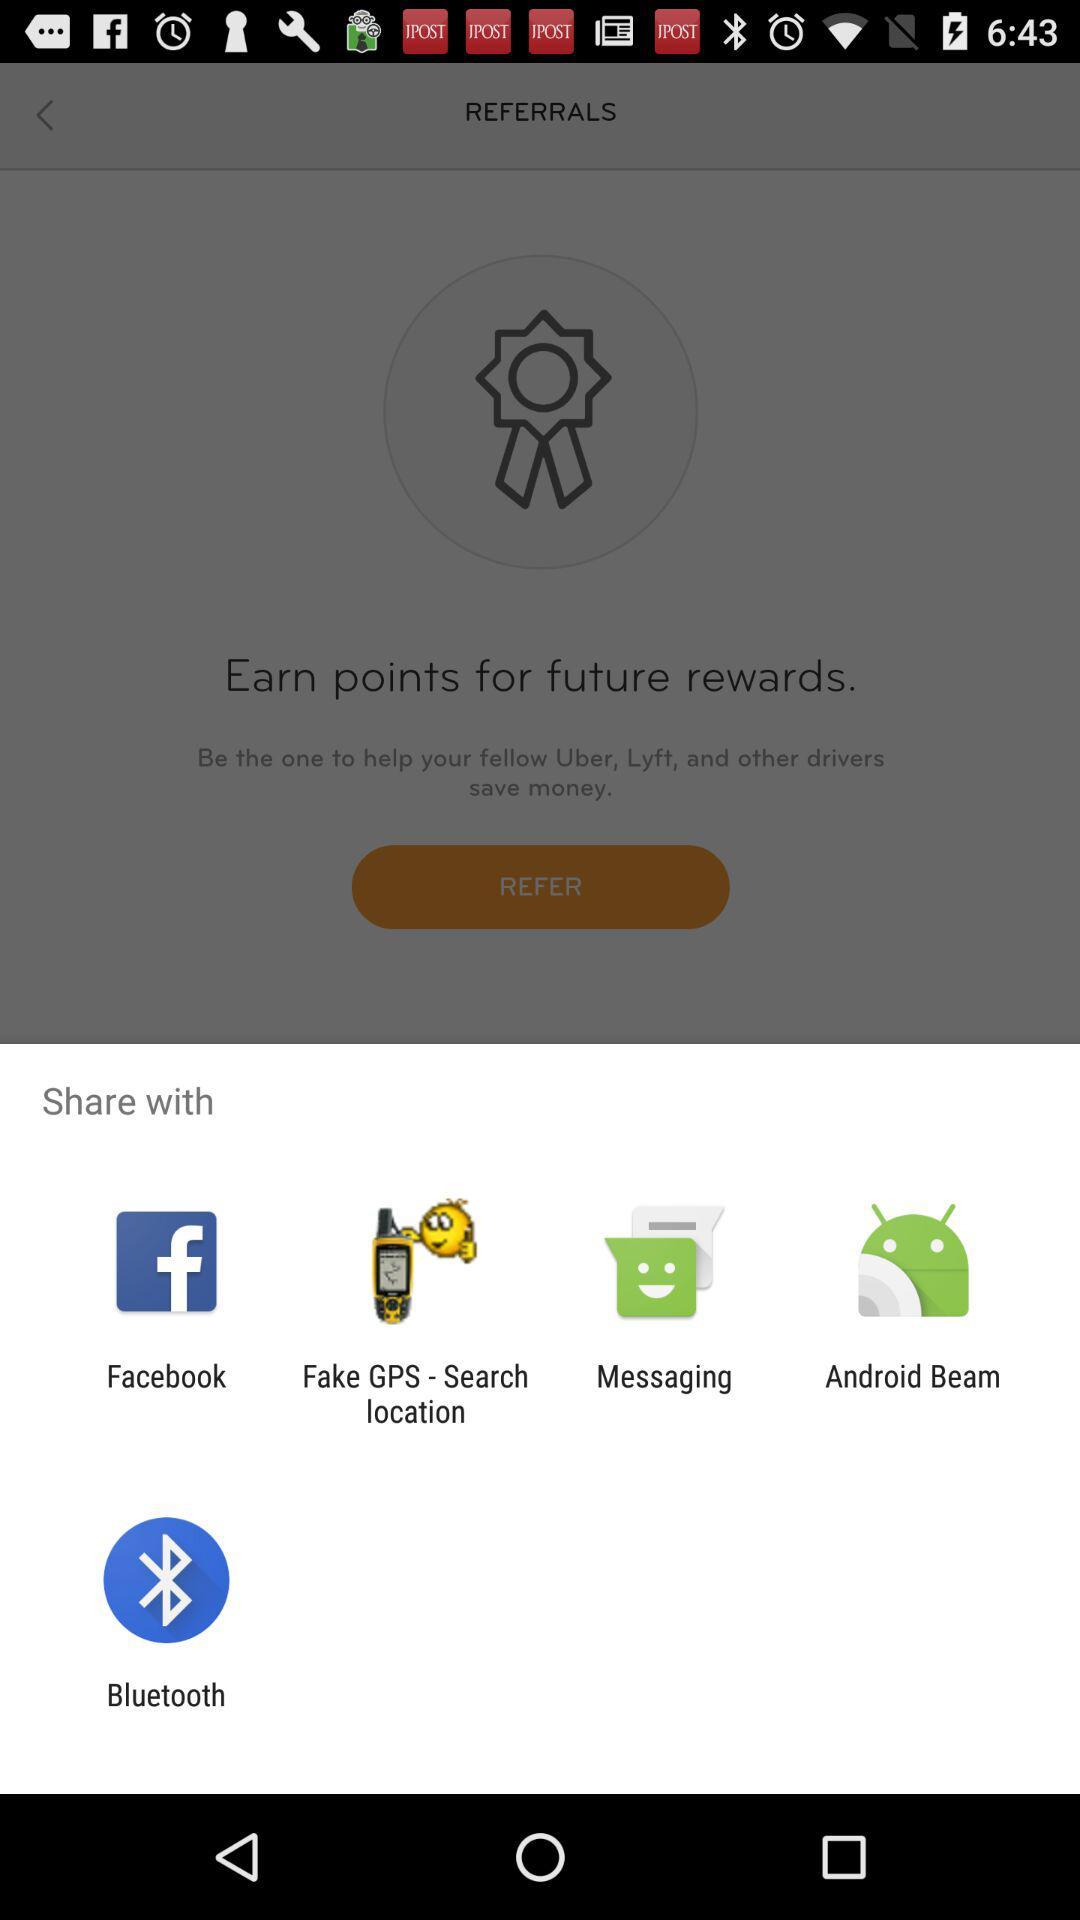  Describe the element at coordinates (414, 1392) in the screenshot. I see `the app next to messaging app` at that location.